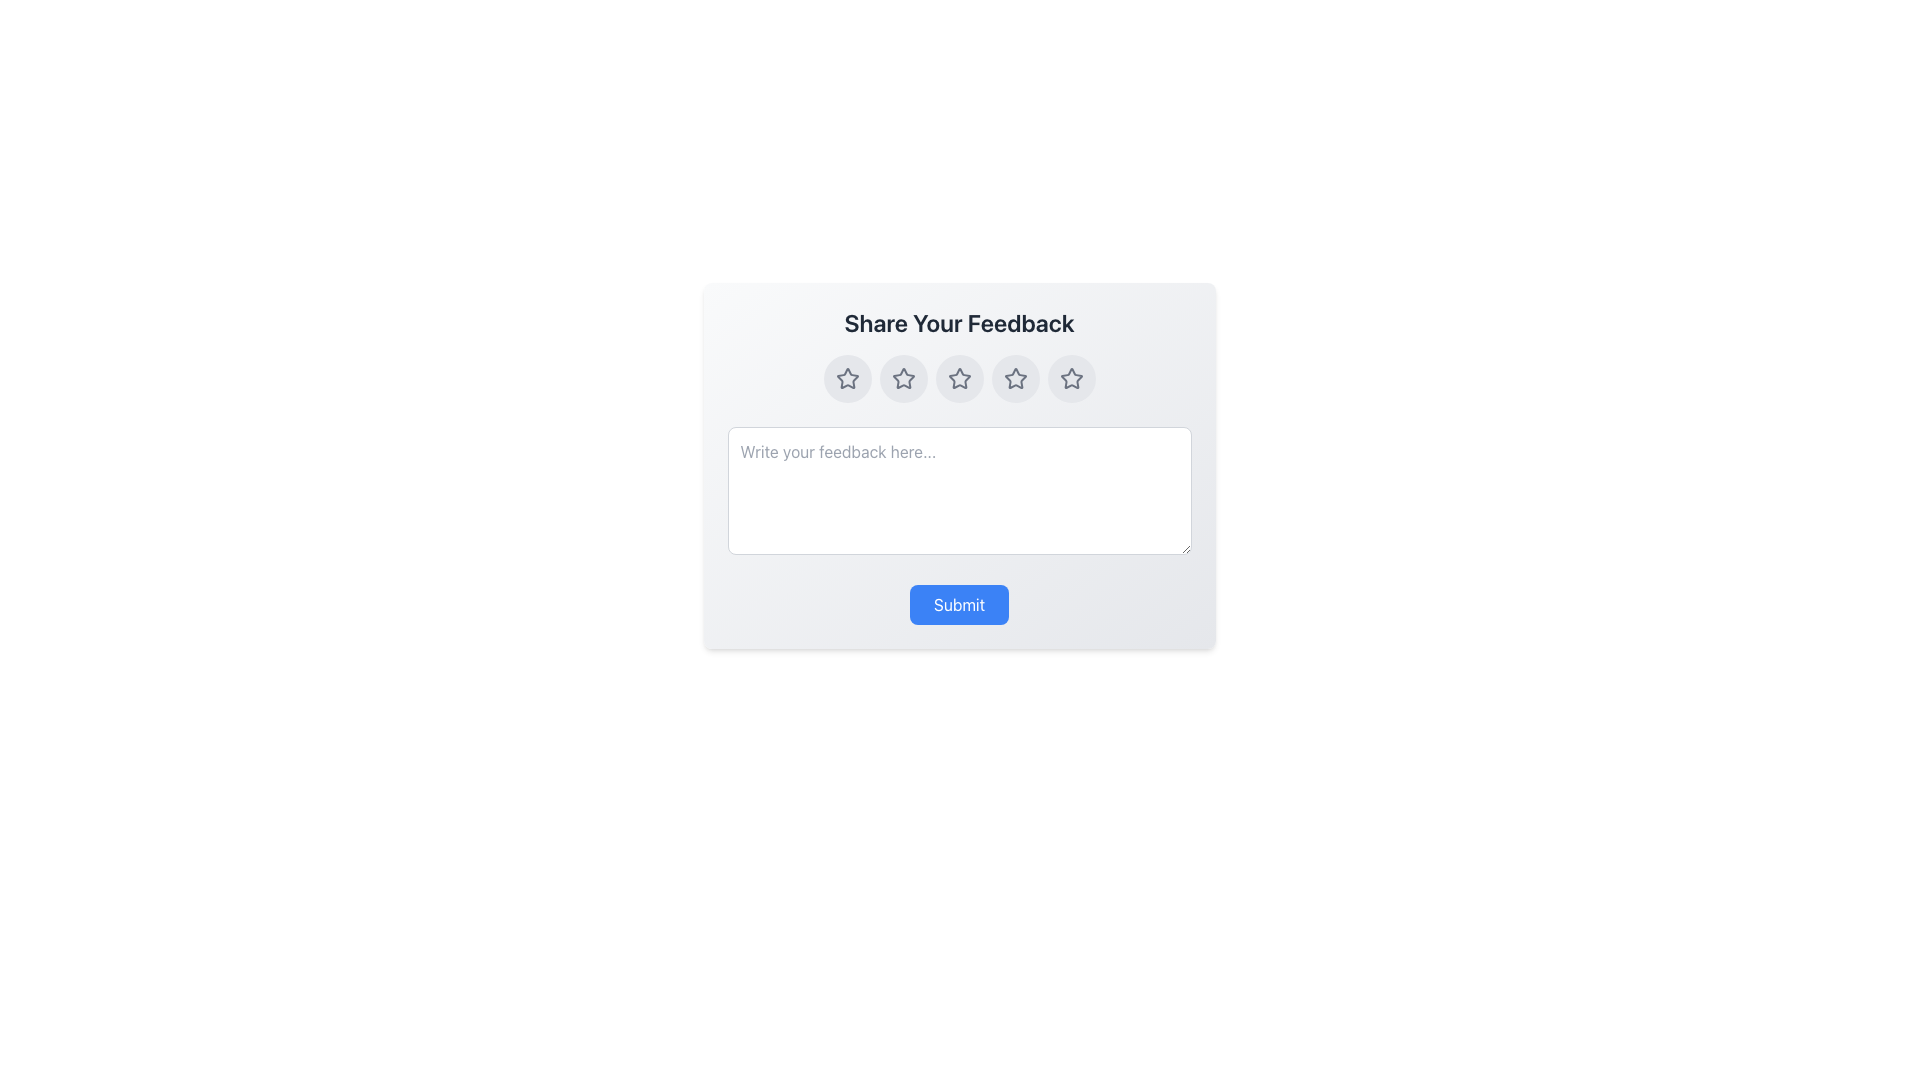 The height and width of the screenshot is (1080, 1920). Describe the element at coordinates (1015, 378) in the screenshot. I see `the fourth button in the horizontal row of rating buttons below the 'Share Your Feedback' header and activate it` at that location.